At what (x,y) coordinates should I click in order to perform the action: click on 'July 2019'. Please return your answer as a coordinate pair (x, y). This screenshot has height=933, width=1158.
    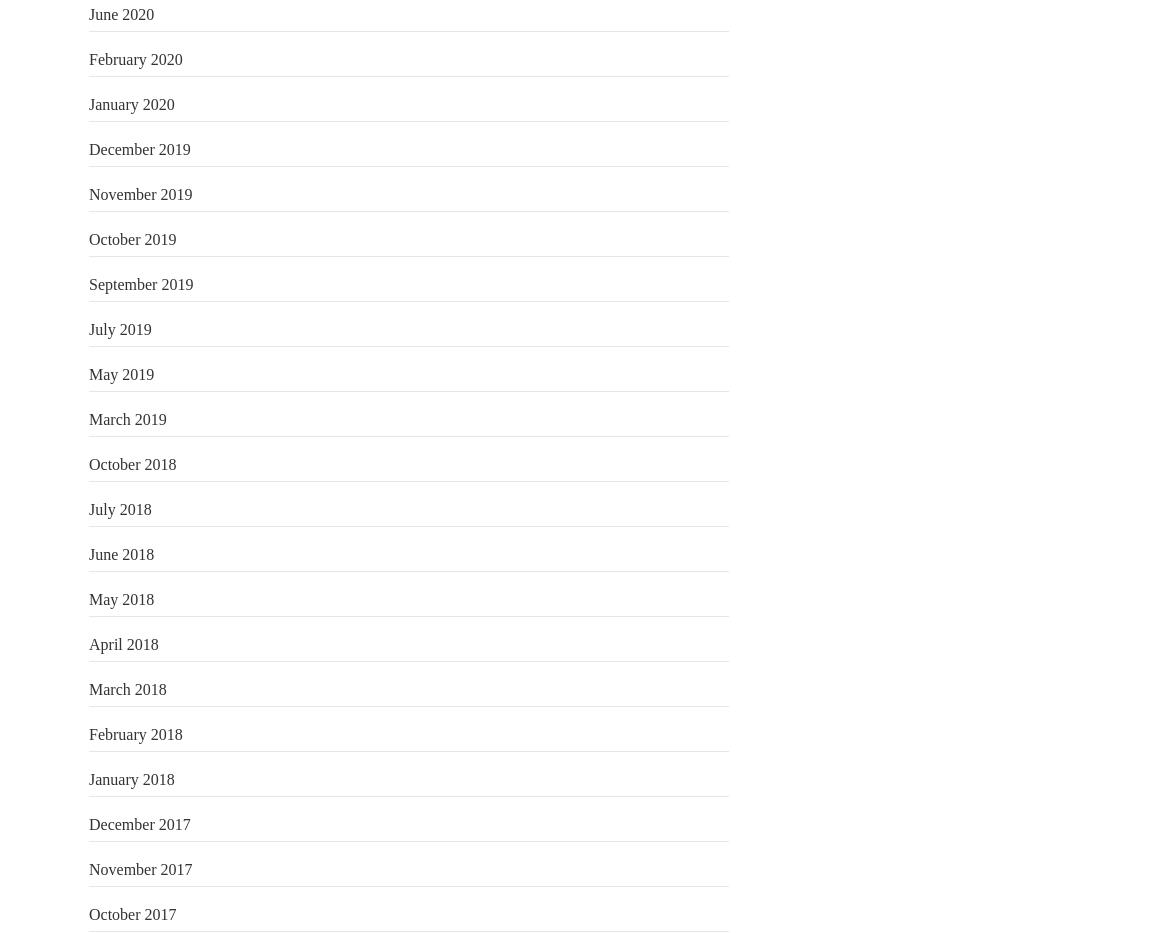
    Looking at the image, I should click on (118, 327).